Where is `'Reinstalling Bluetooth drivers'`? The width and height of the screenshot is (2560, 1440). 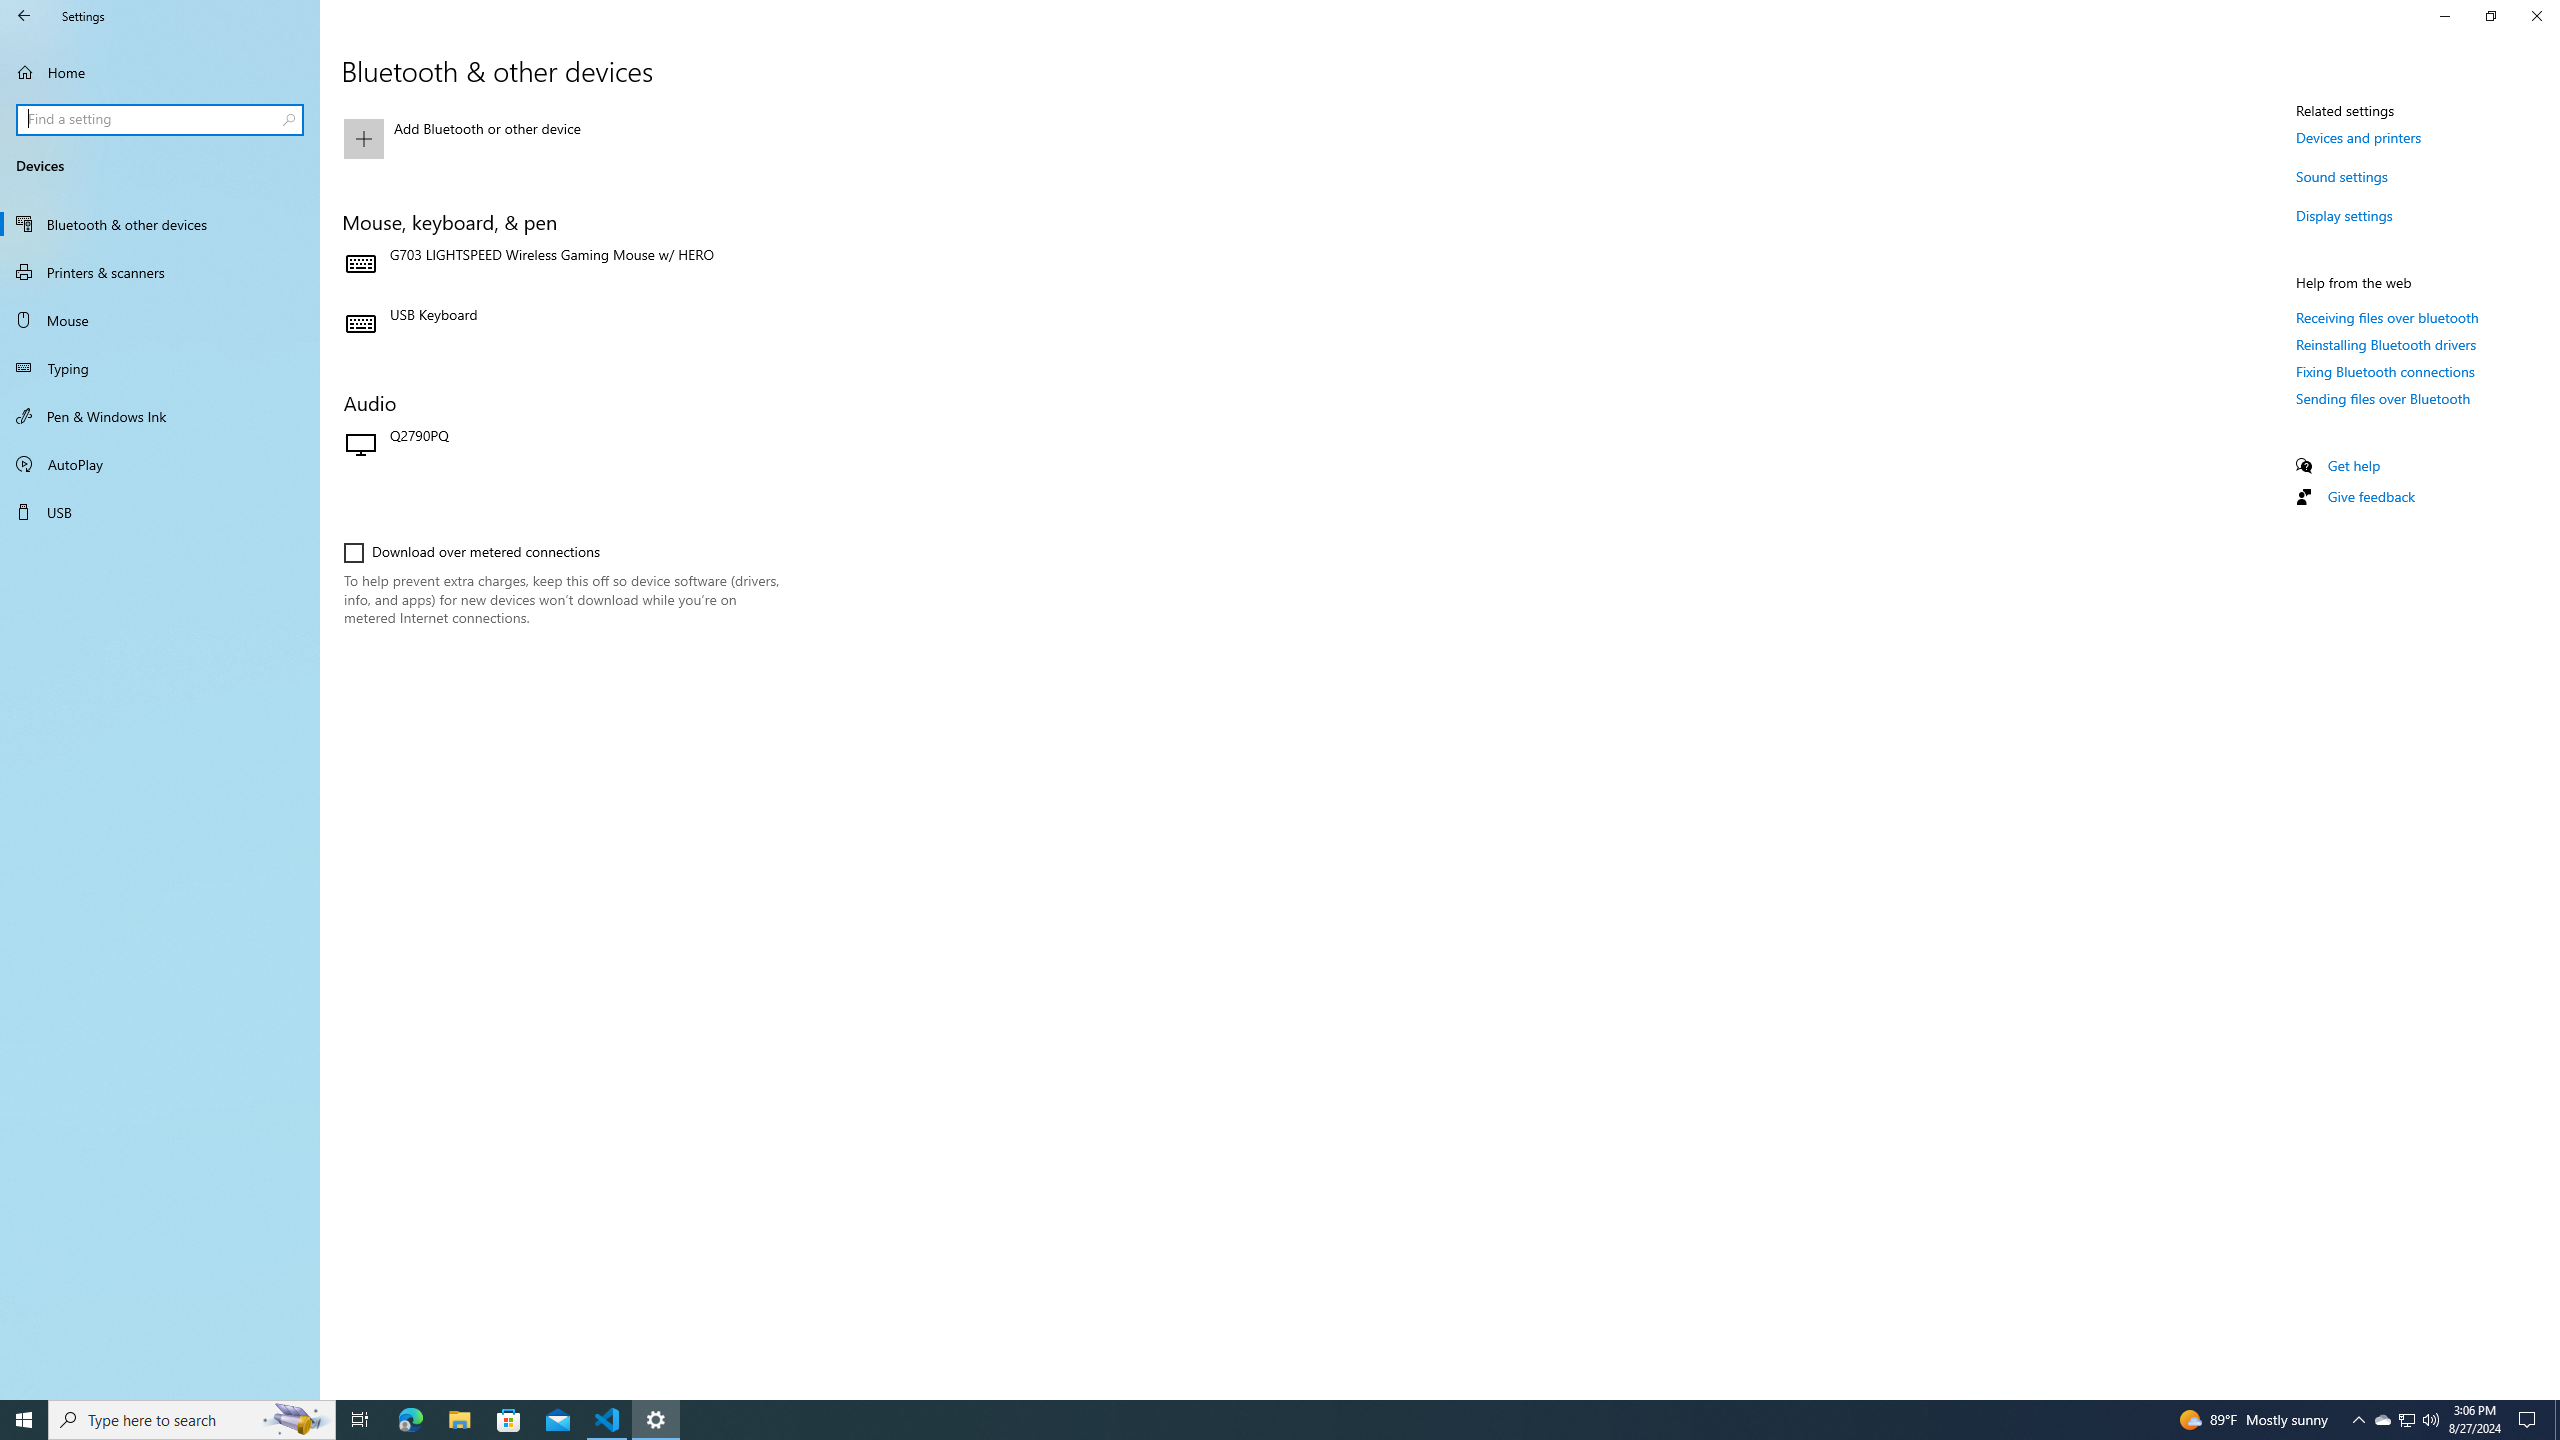
'Reinstalling Bluetooth drivers' is located at coordinates (2386, 344).